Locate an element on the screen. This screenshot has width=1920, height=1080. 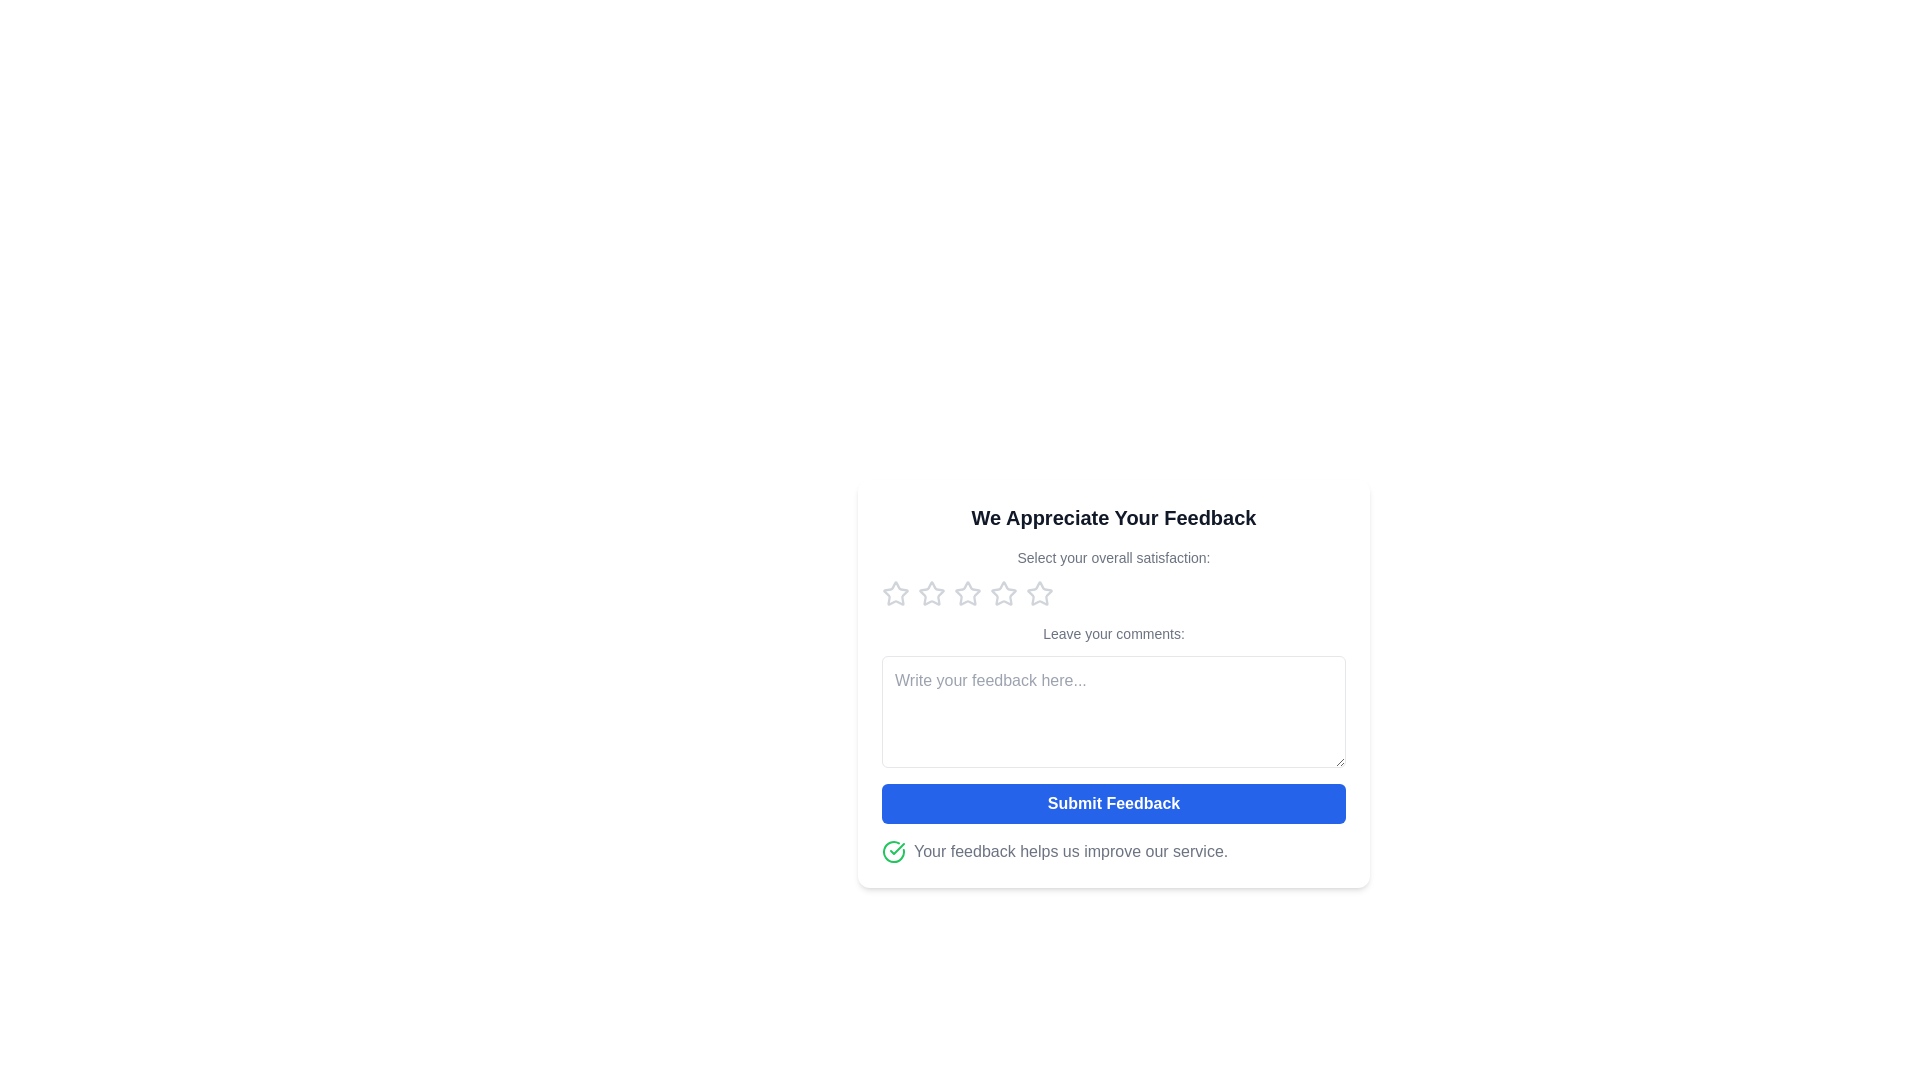
the third star icon in the feedback form is located at coordinates (1003, 592).